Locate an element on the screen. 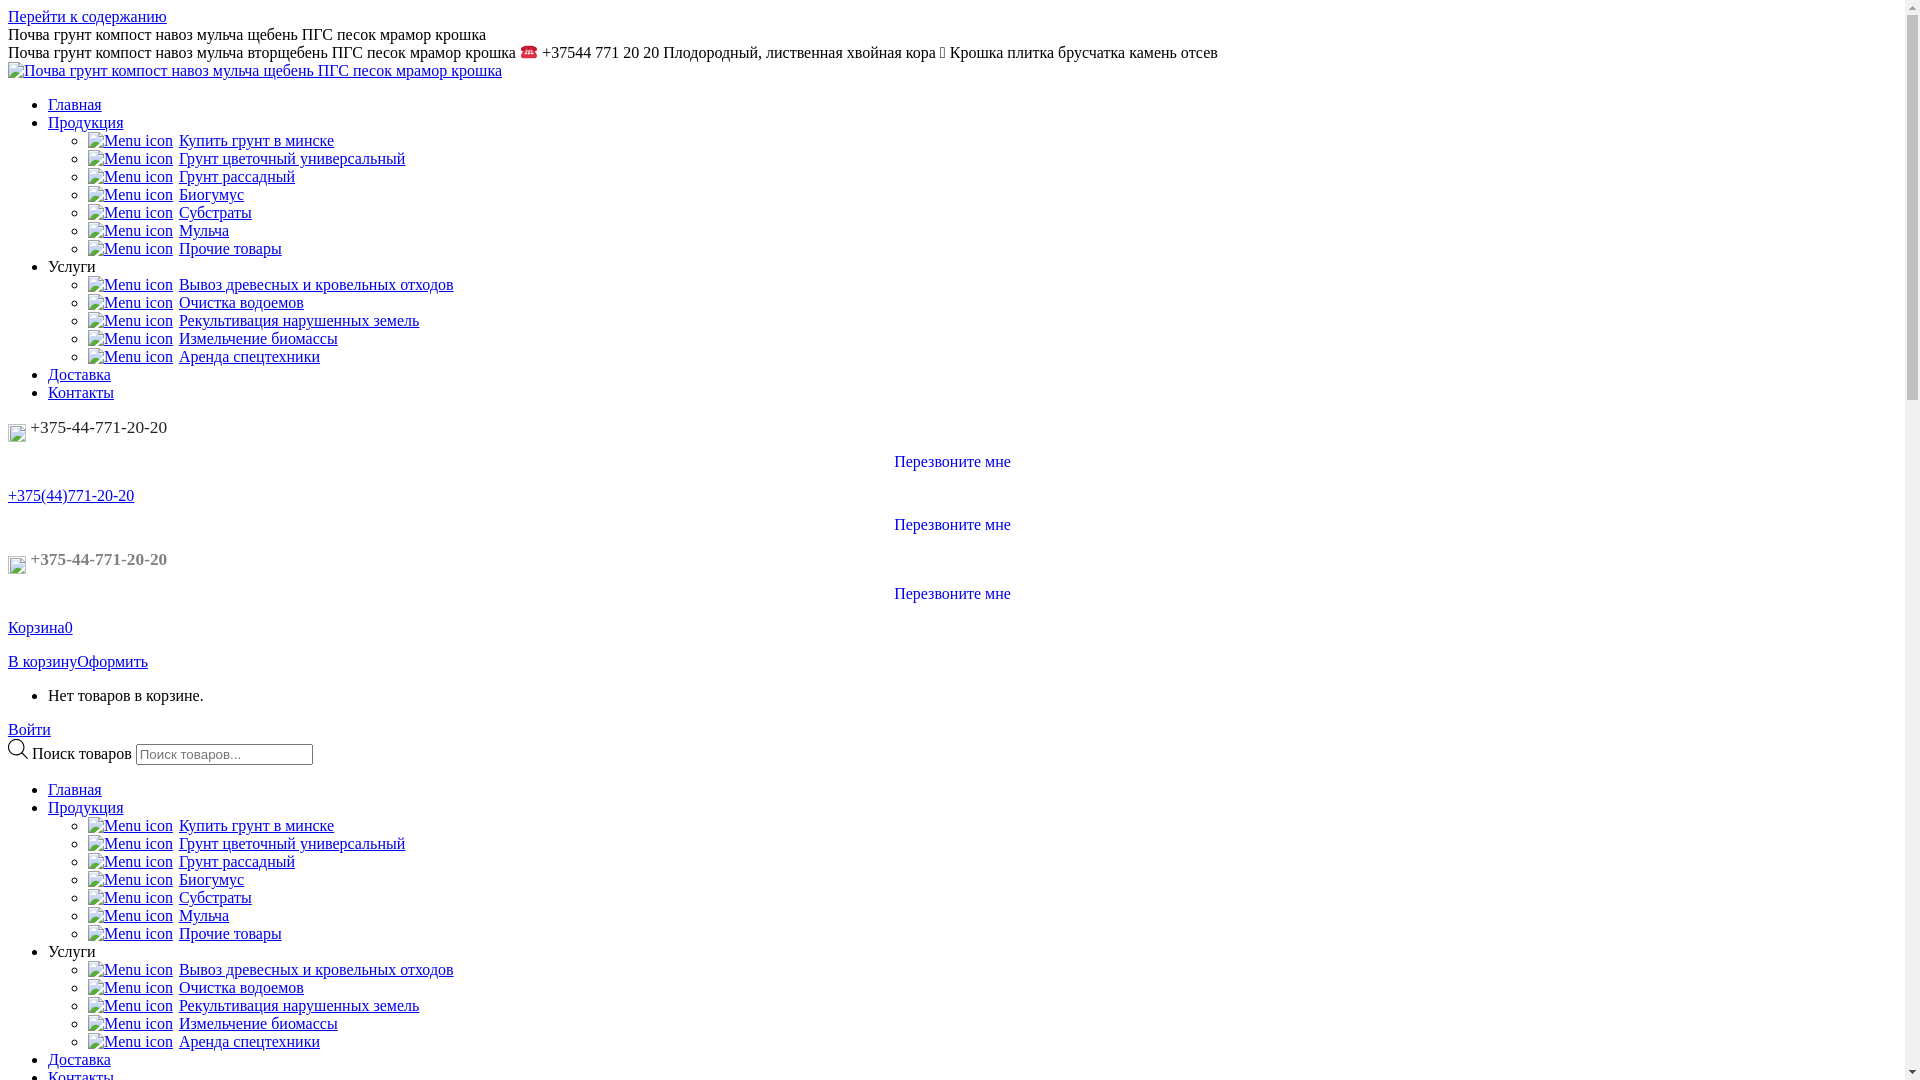 The width and height of the screenshot is (1920, 1080). '+375-44-771-20-20' is located at coordinates (86, 559).